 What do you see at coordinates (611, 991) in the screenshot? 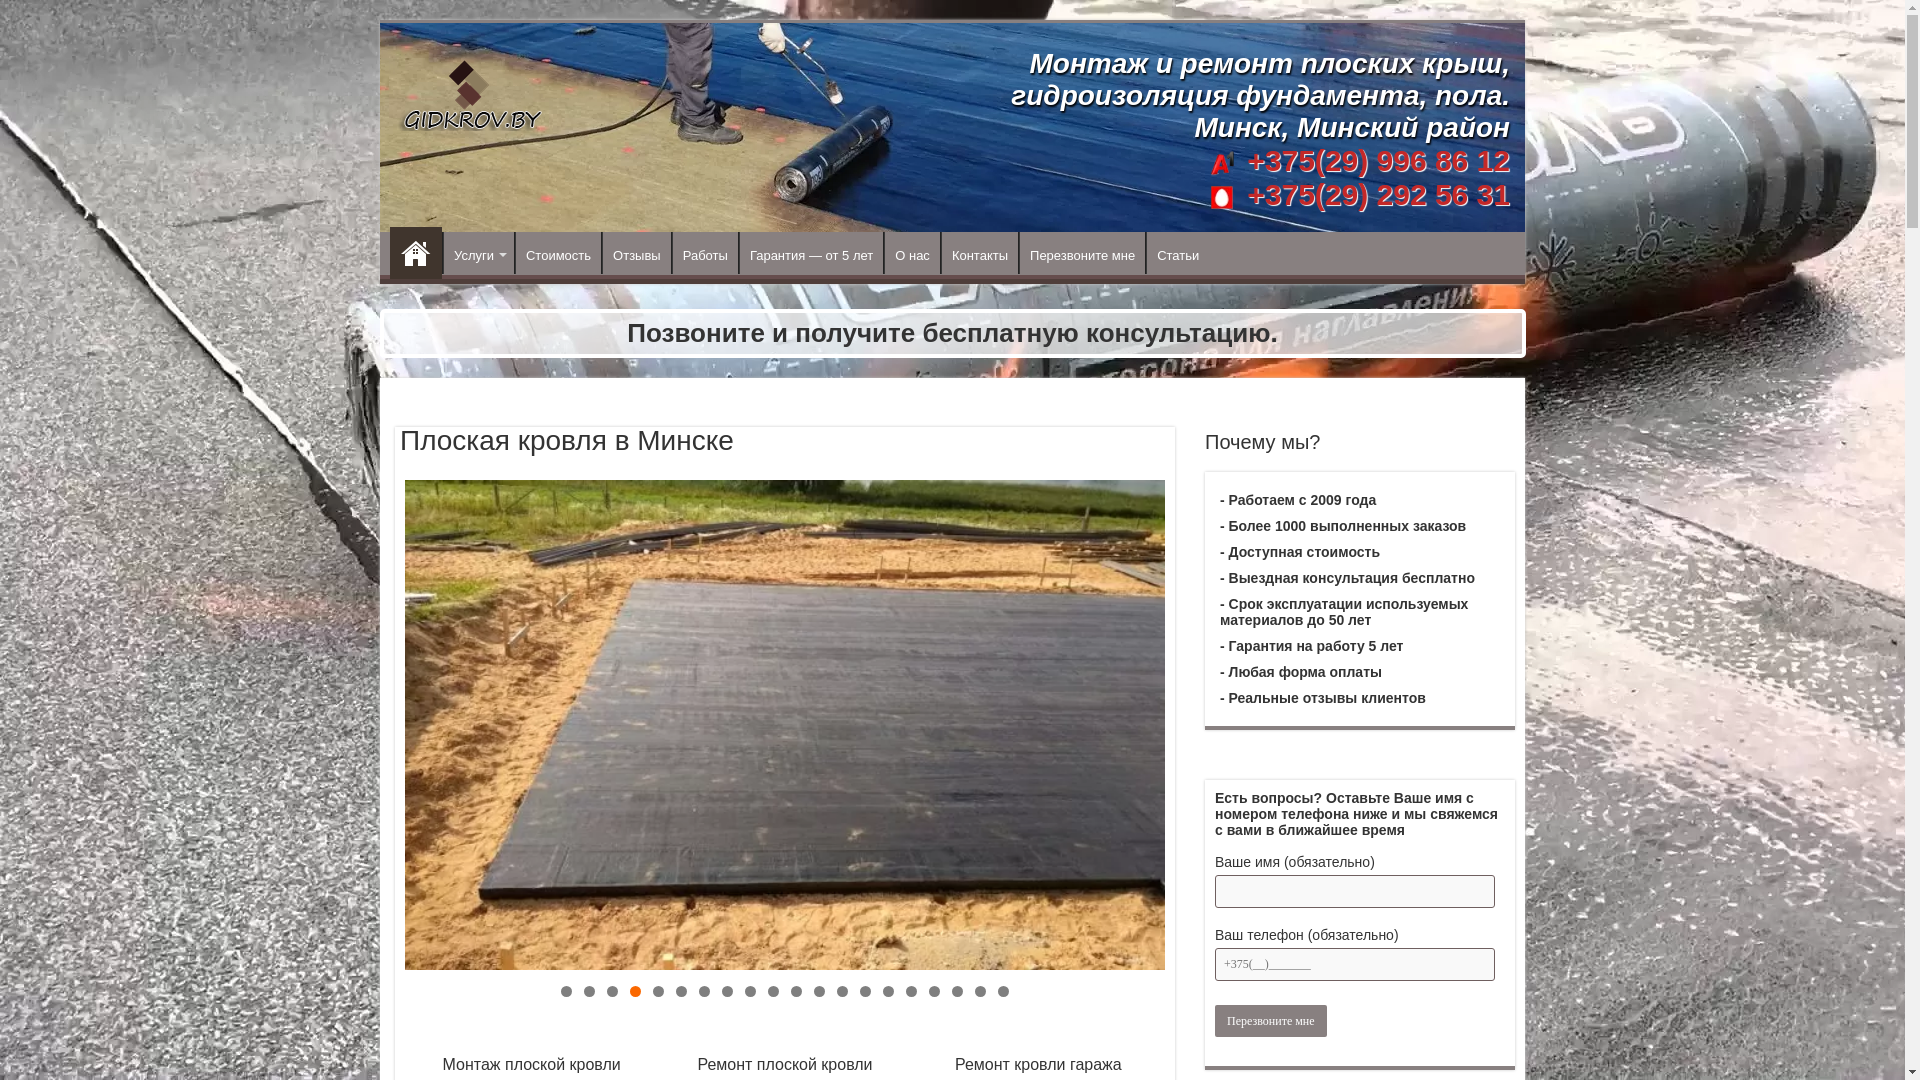
I see `'3'` at bounding box center [611, 991].